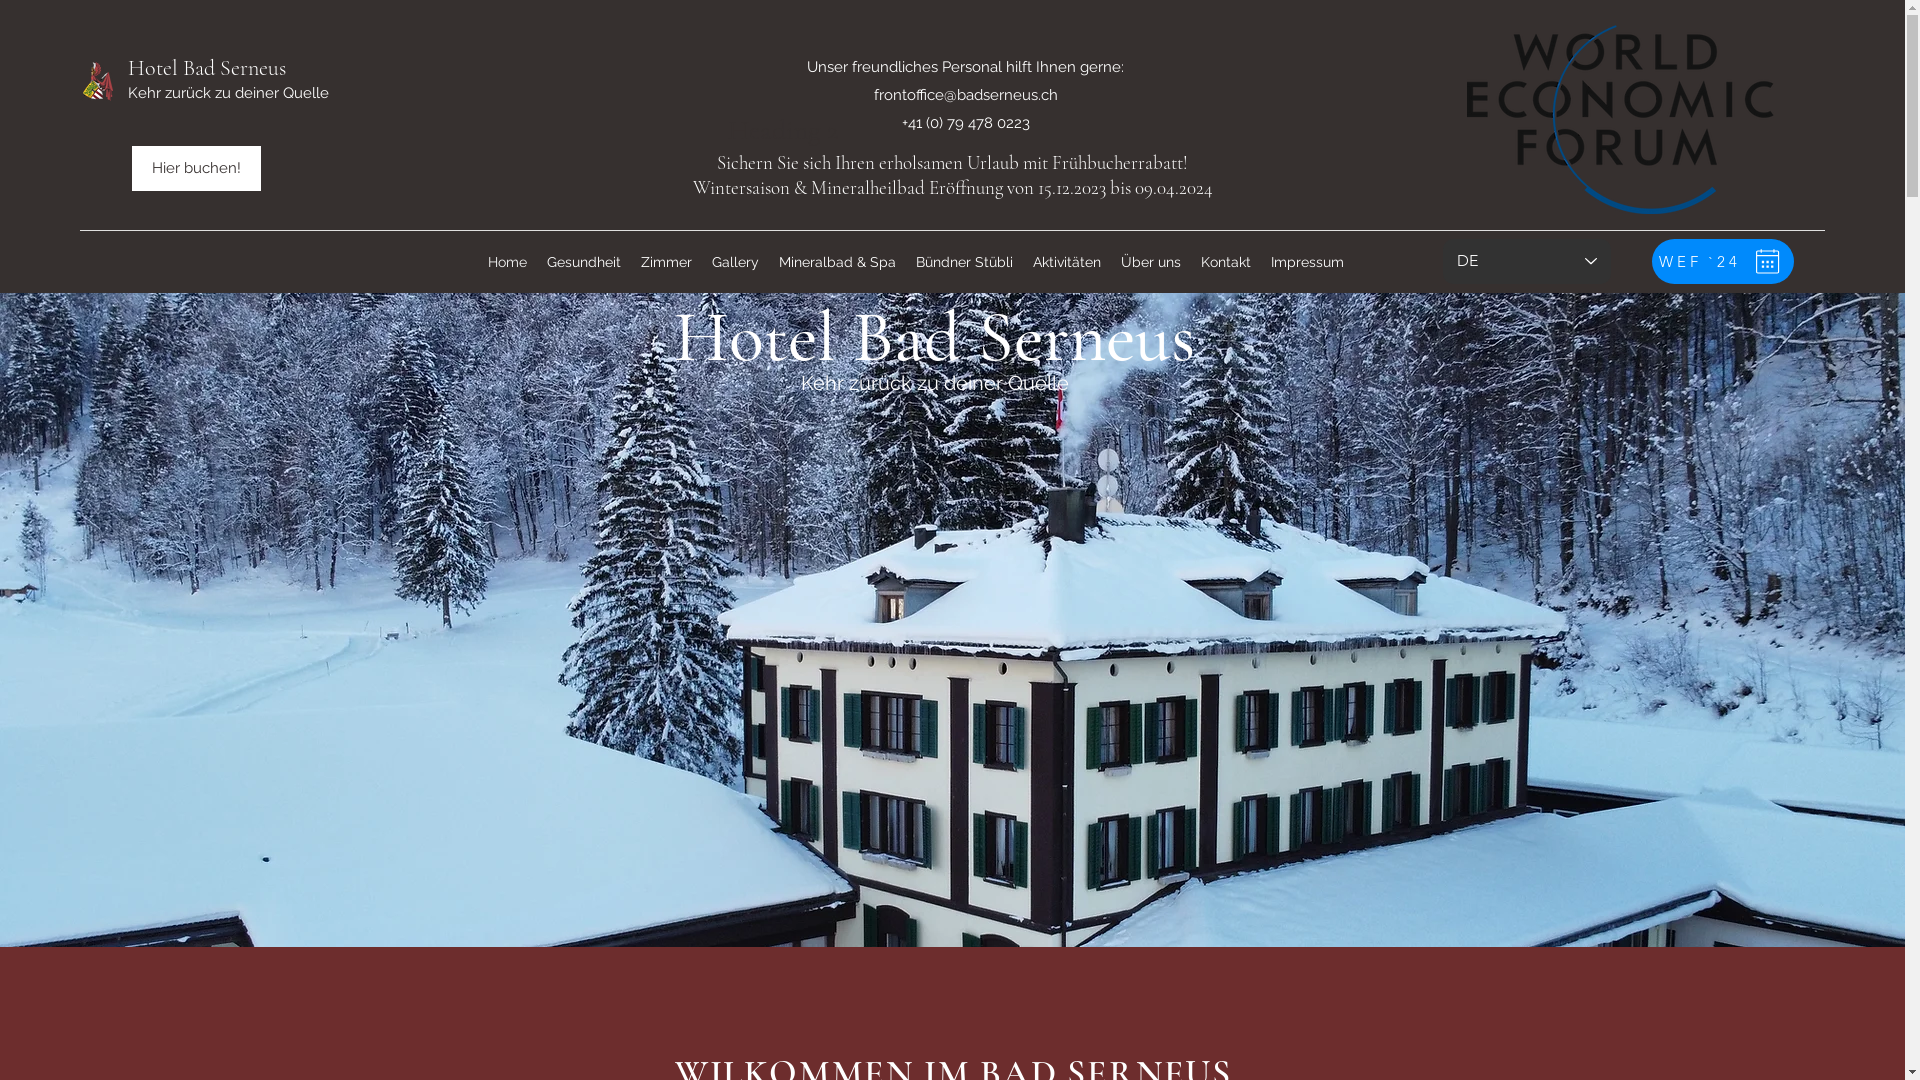 Image resolution: width=1920 pixels, height=1080 pixels. I want to click on 'Kontakt', so click(1223, 261).